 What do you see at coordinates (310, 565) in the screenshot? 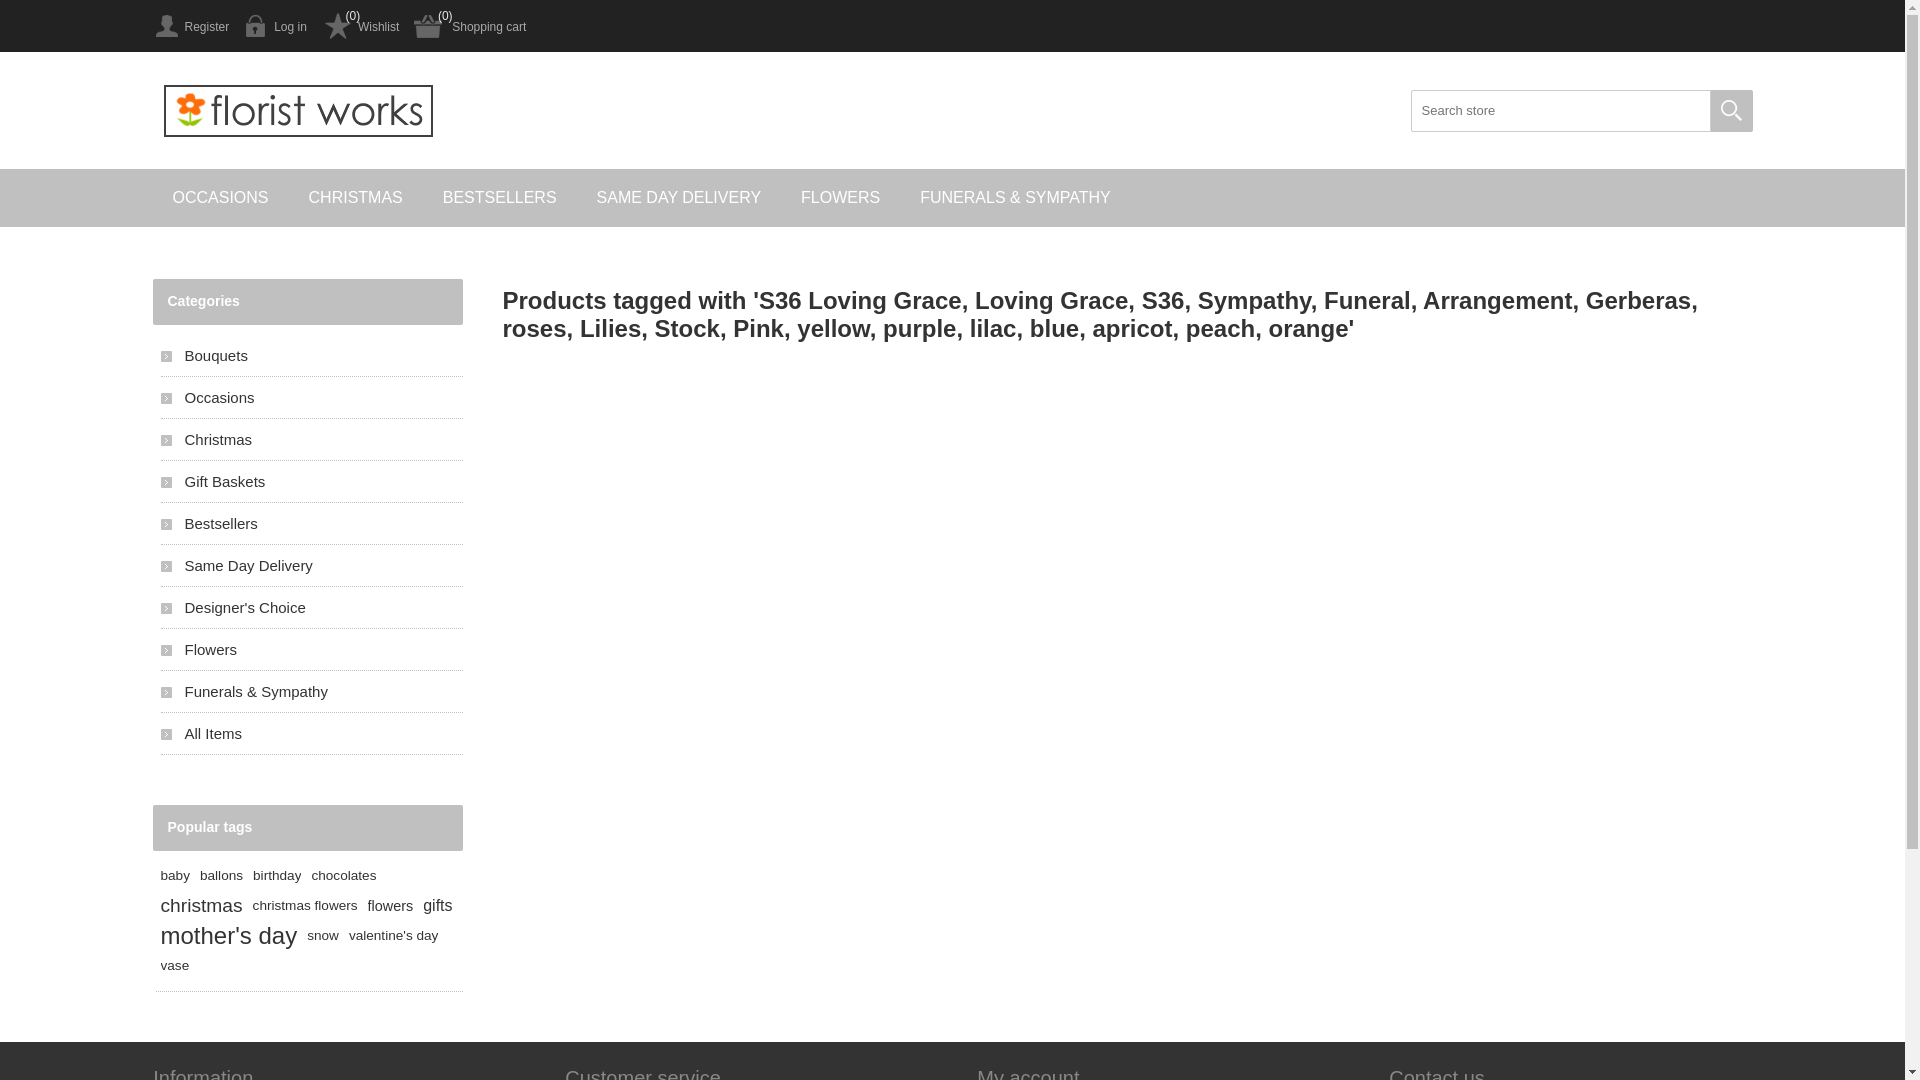
I see `'Same Day Delivery'` at bounding box center [310, 565].